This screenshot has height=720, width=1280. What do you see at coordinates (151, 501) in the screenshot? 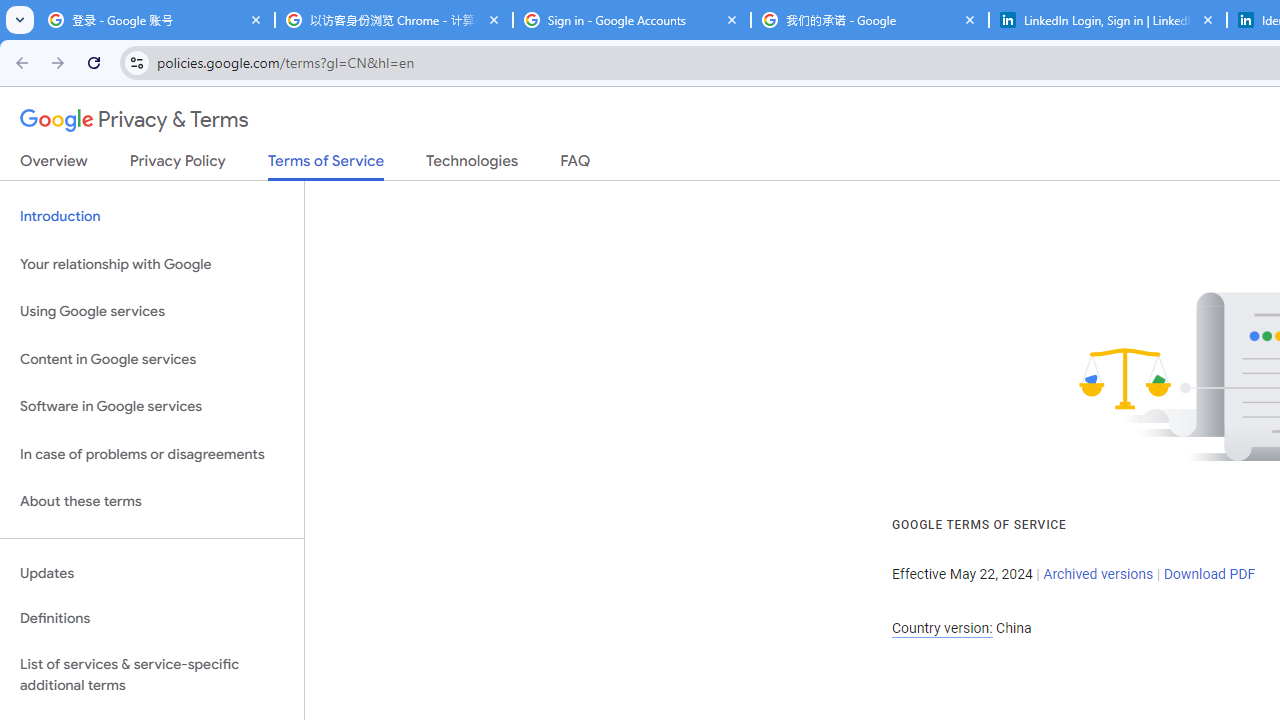
I see `'About these terms'` at bounding box center [151, 501].